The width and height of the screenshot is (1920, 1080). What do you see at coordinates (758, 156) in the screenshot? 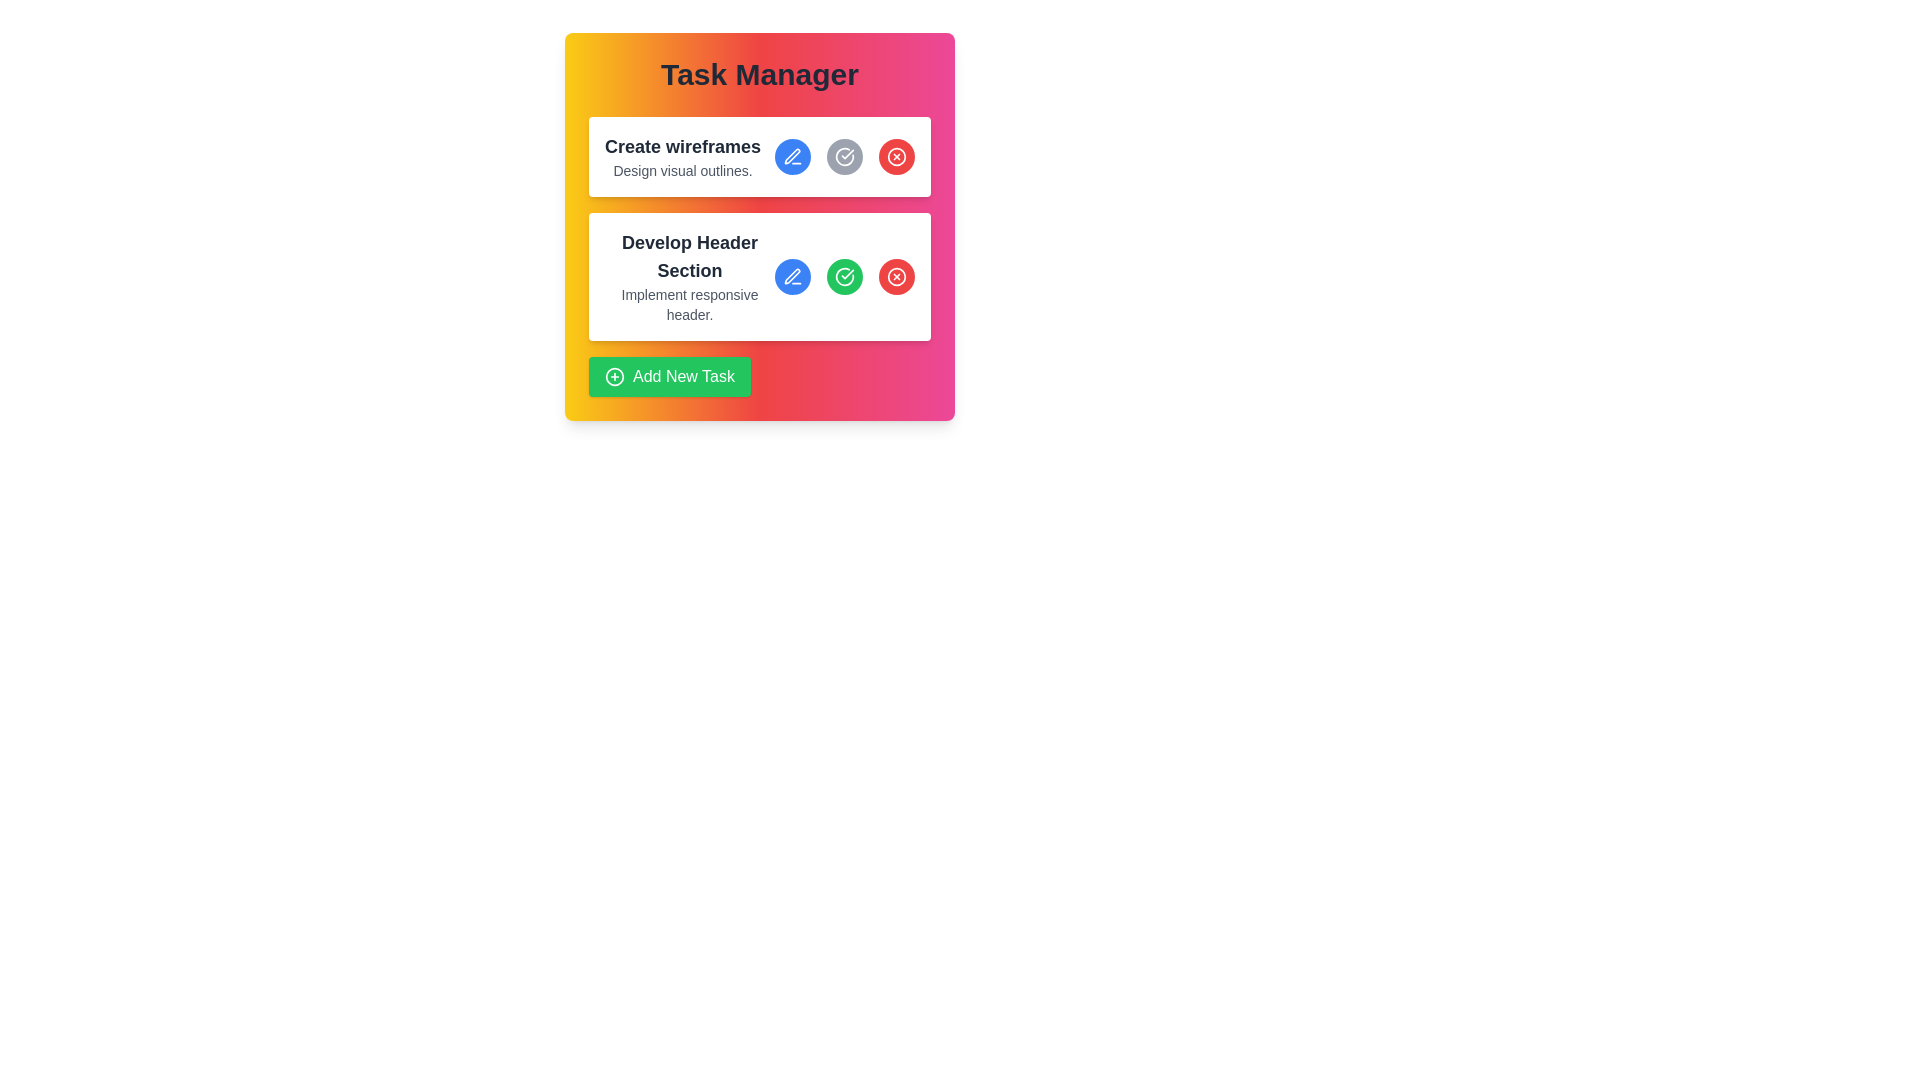
I see `the complete button of the first task block in the task manager to mark the task as done` at bounding box center [758, 156].